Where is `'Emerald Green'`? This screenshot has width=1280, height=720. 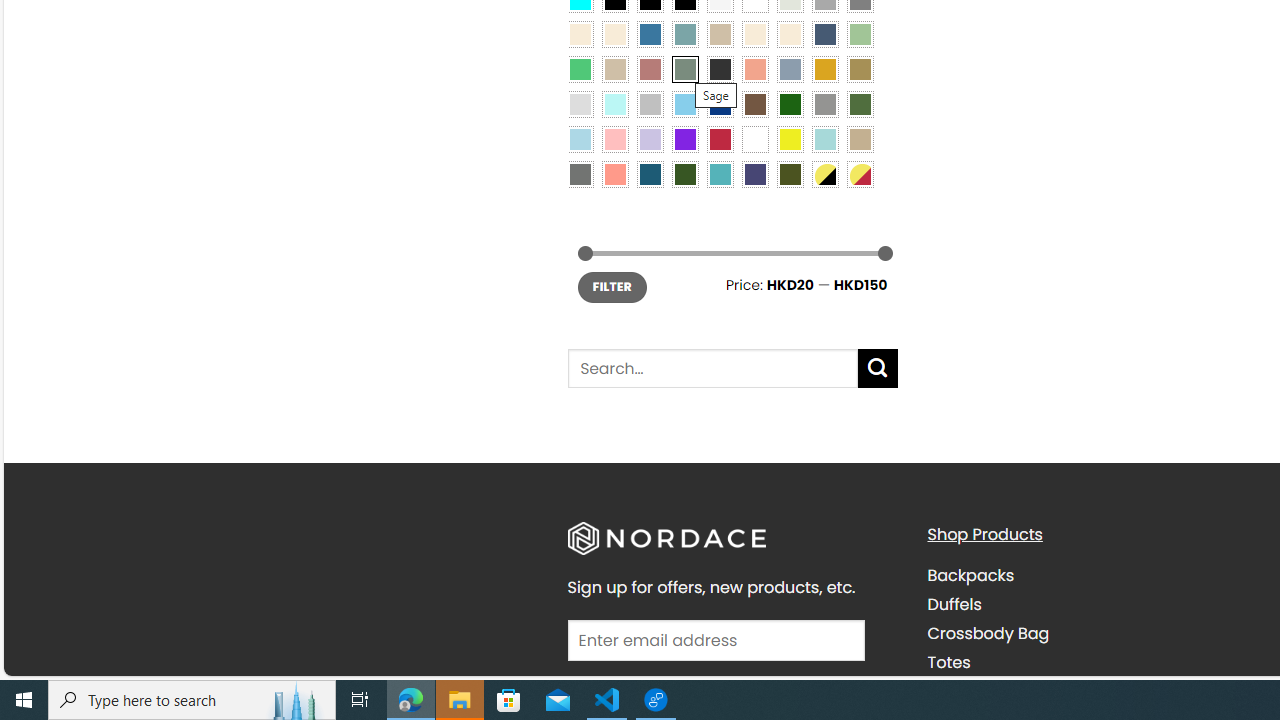 'Emerald Green' is located at coordinates (578, 68).